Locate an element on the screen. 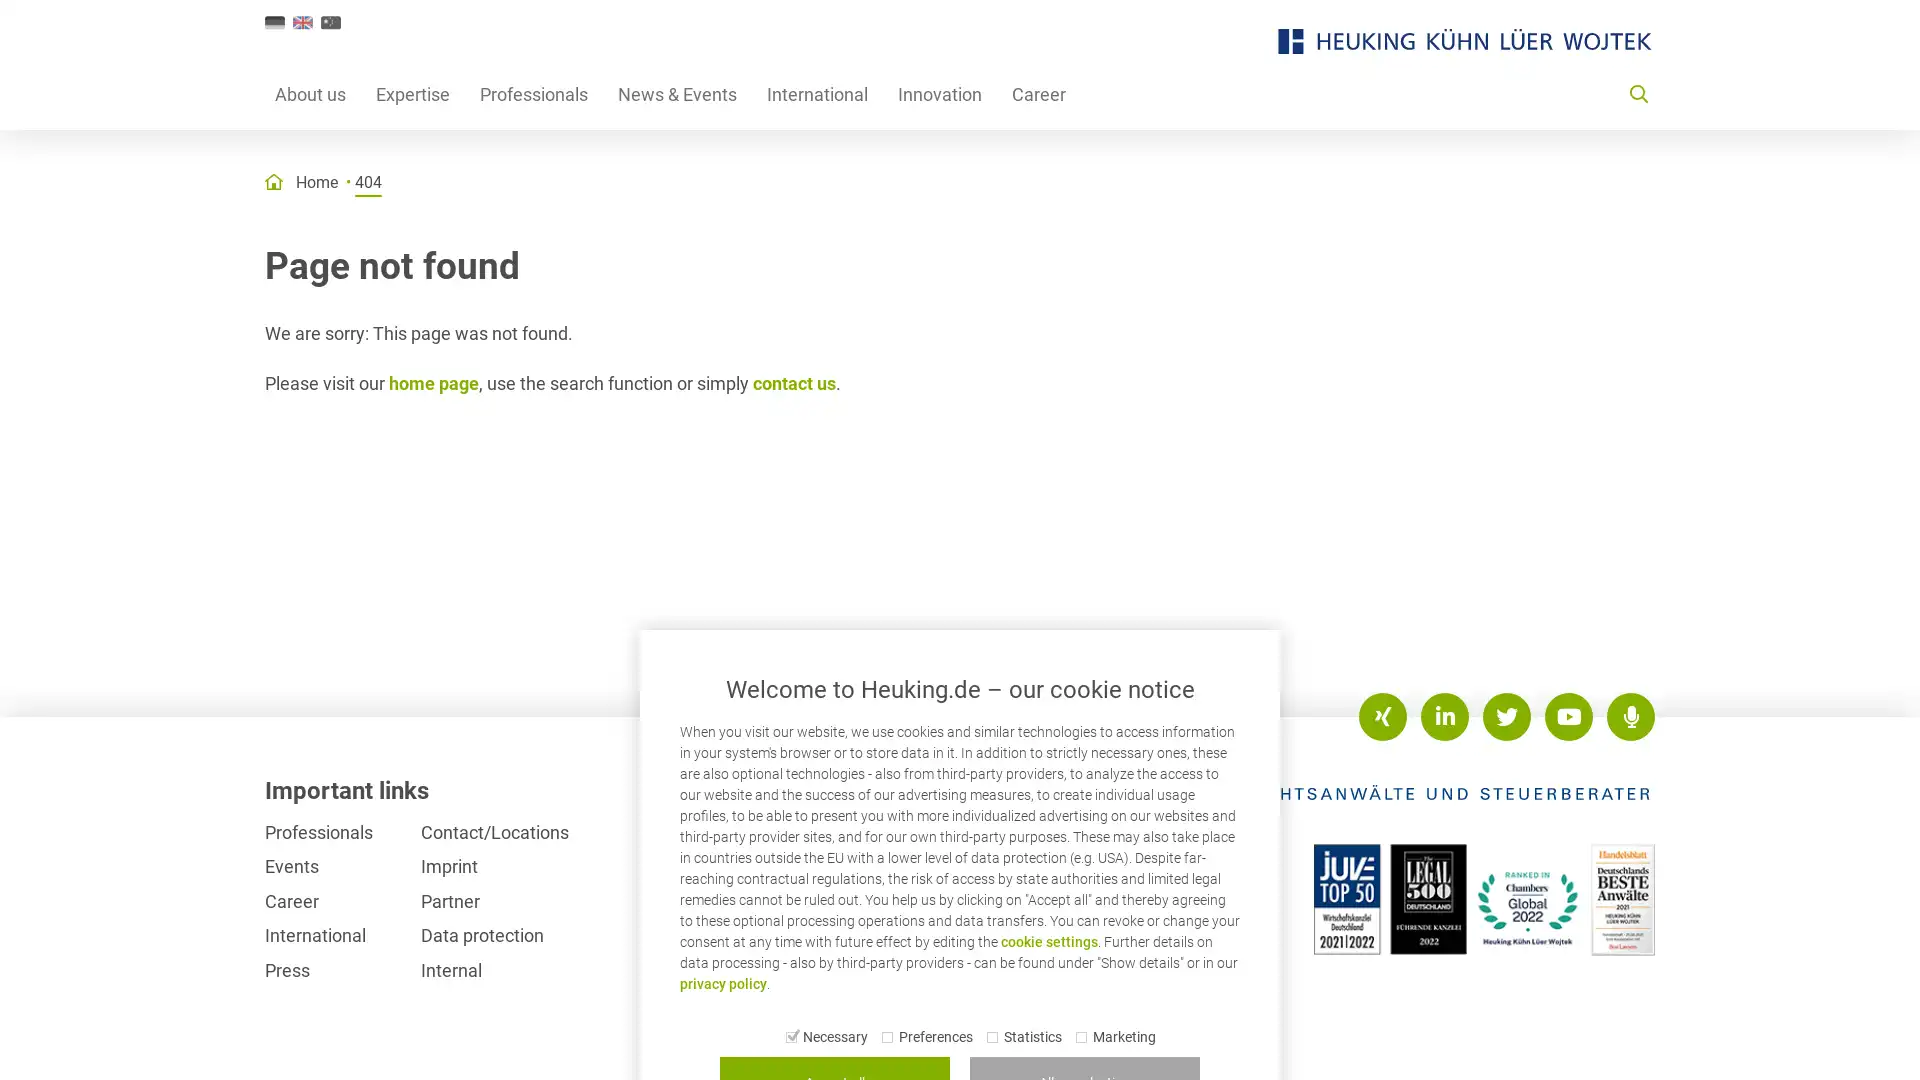 This screenshot has height=1080, width=1920. Twitter is located at coordinates (1507, 715).